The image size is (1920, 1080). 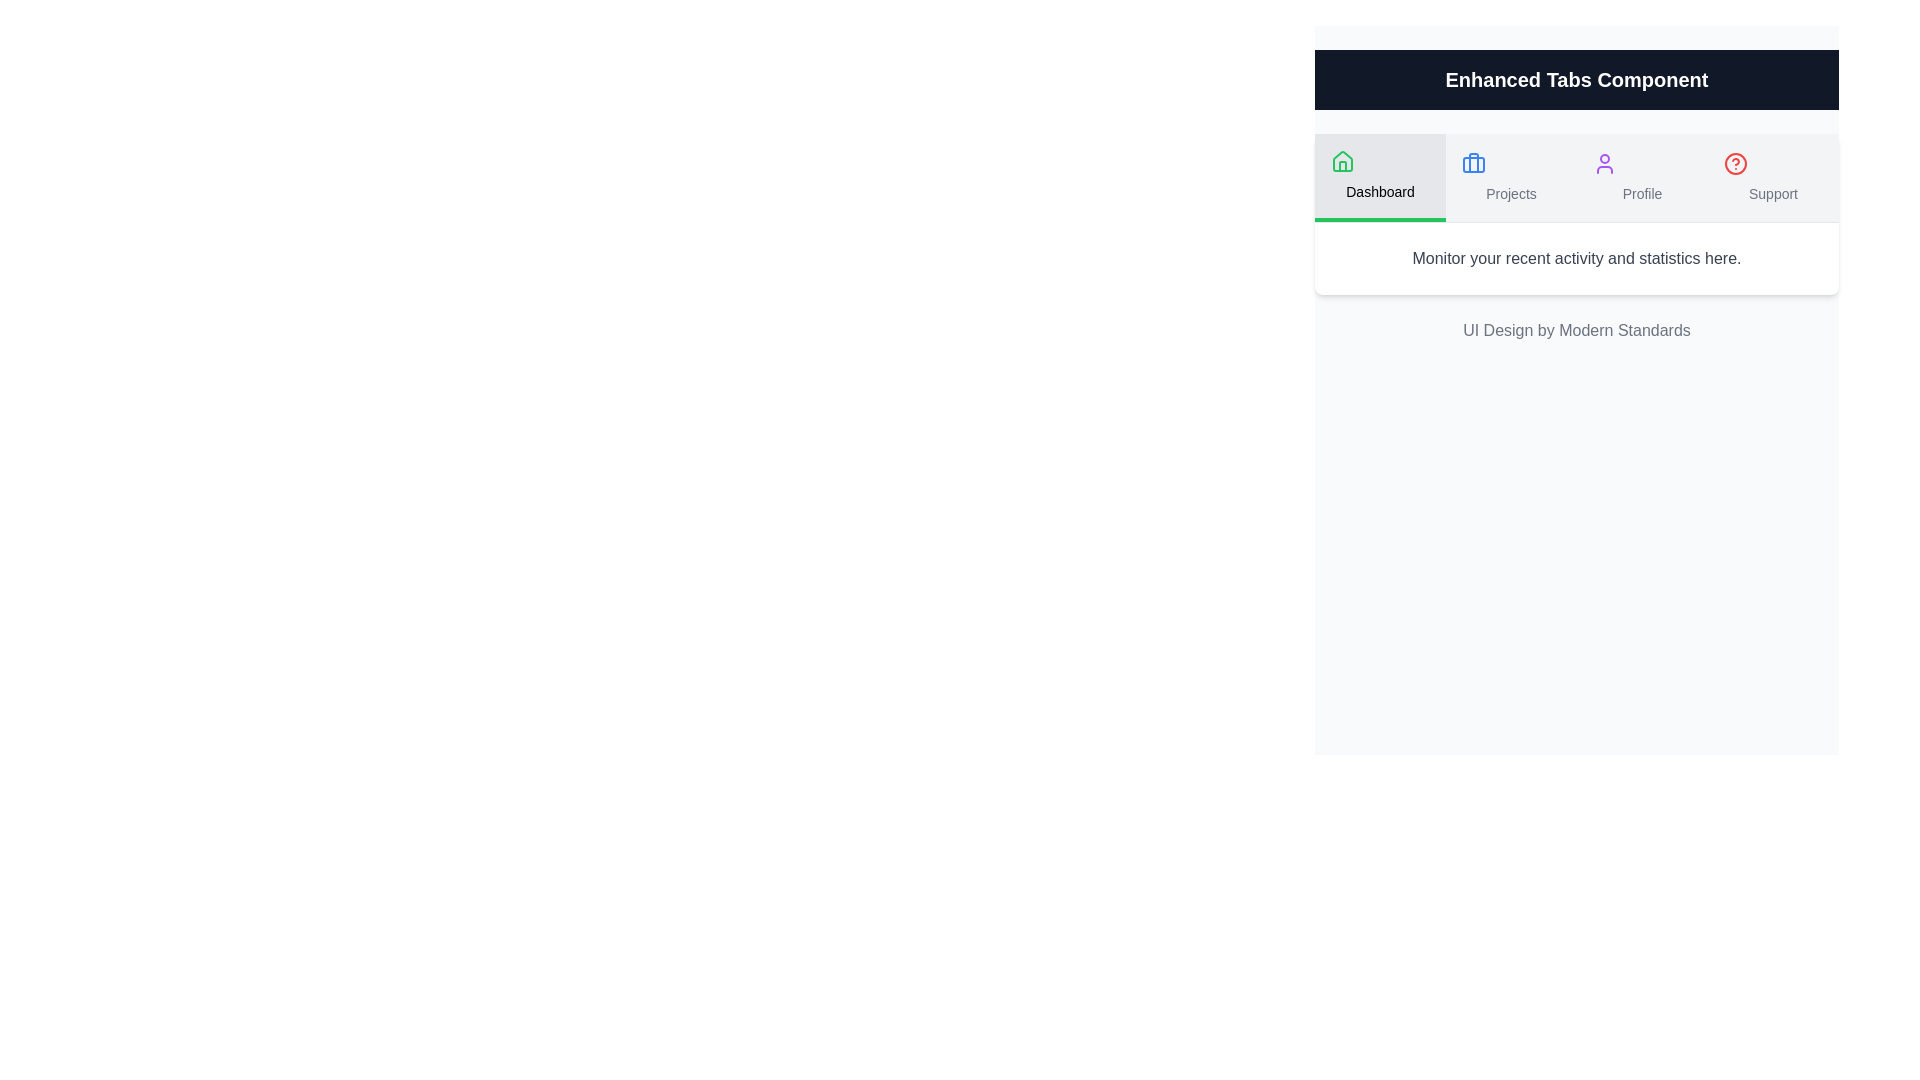 I want to click on the text label indicating the purpose of the user's profile tab, which is located below the purple user icon in the third tab of the top navigation bar, so click(x=1642, y=193).